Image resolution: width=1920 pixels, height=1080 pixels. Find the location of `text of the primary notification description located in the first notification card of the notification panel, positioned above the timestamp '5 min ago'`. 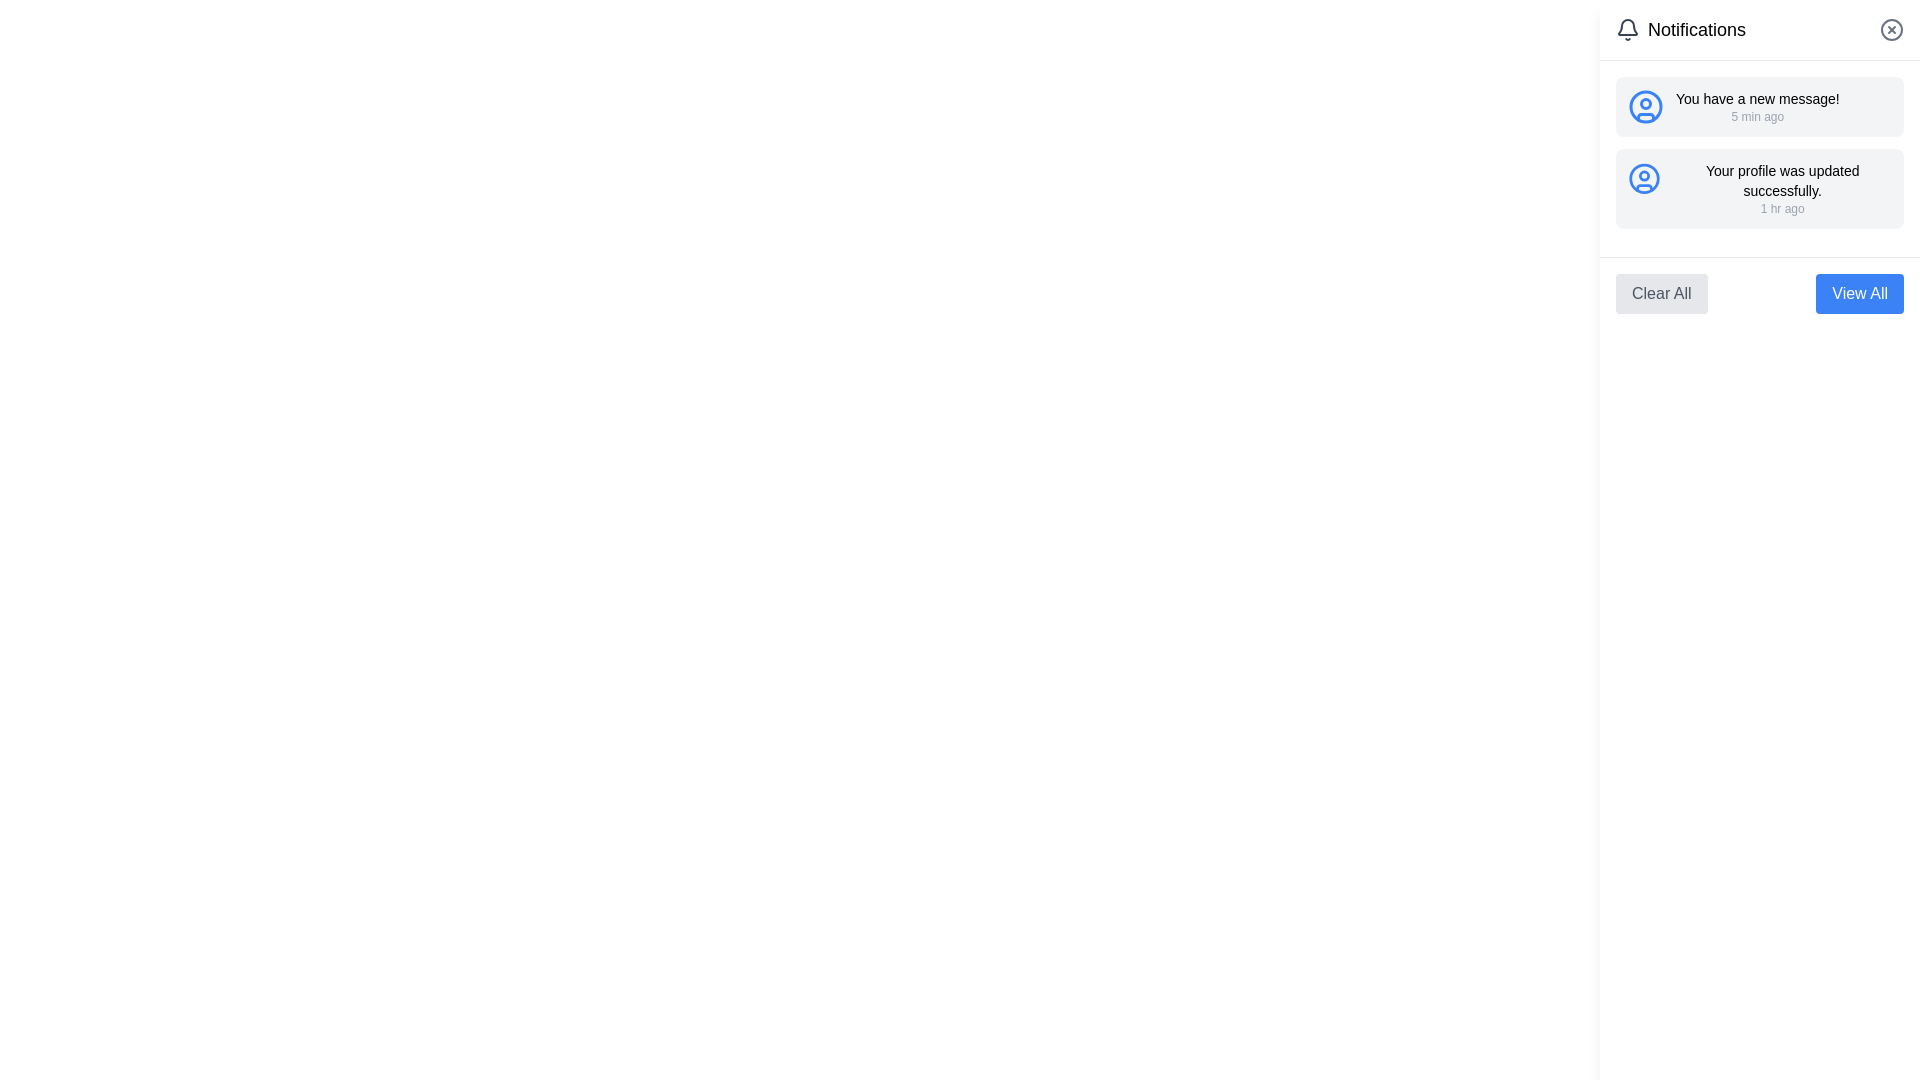

text of the primary notification description located in the first notification card of the notification panel, positioned above the timestamp '5 min ago' is located at coordinates (1756, 99).